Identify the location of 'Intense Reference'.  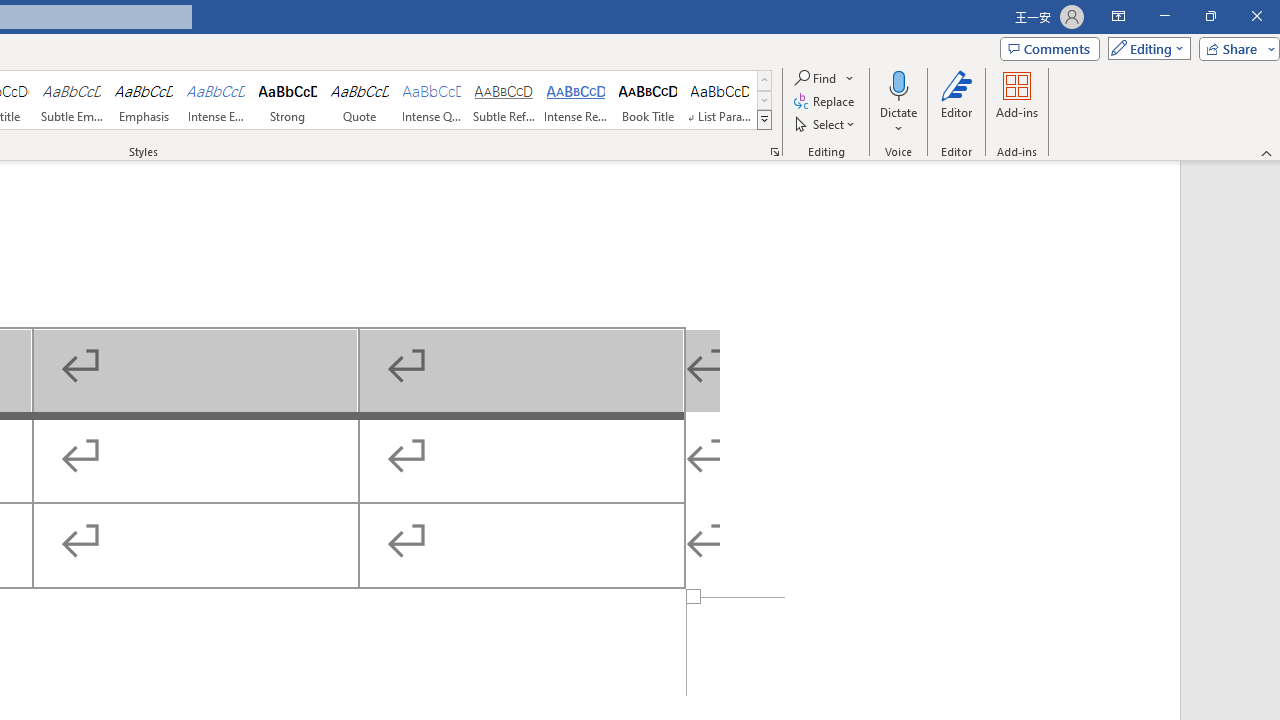
(575, 100).